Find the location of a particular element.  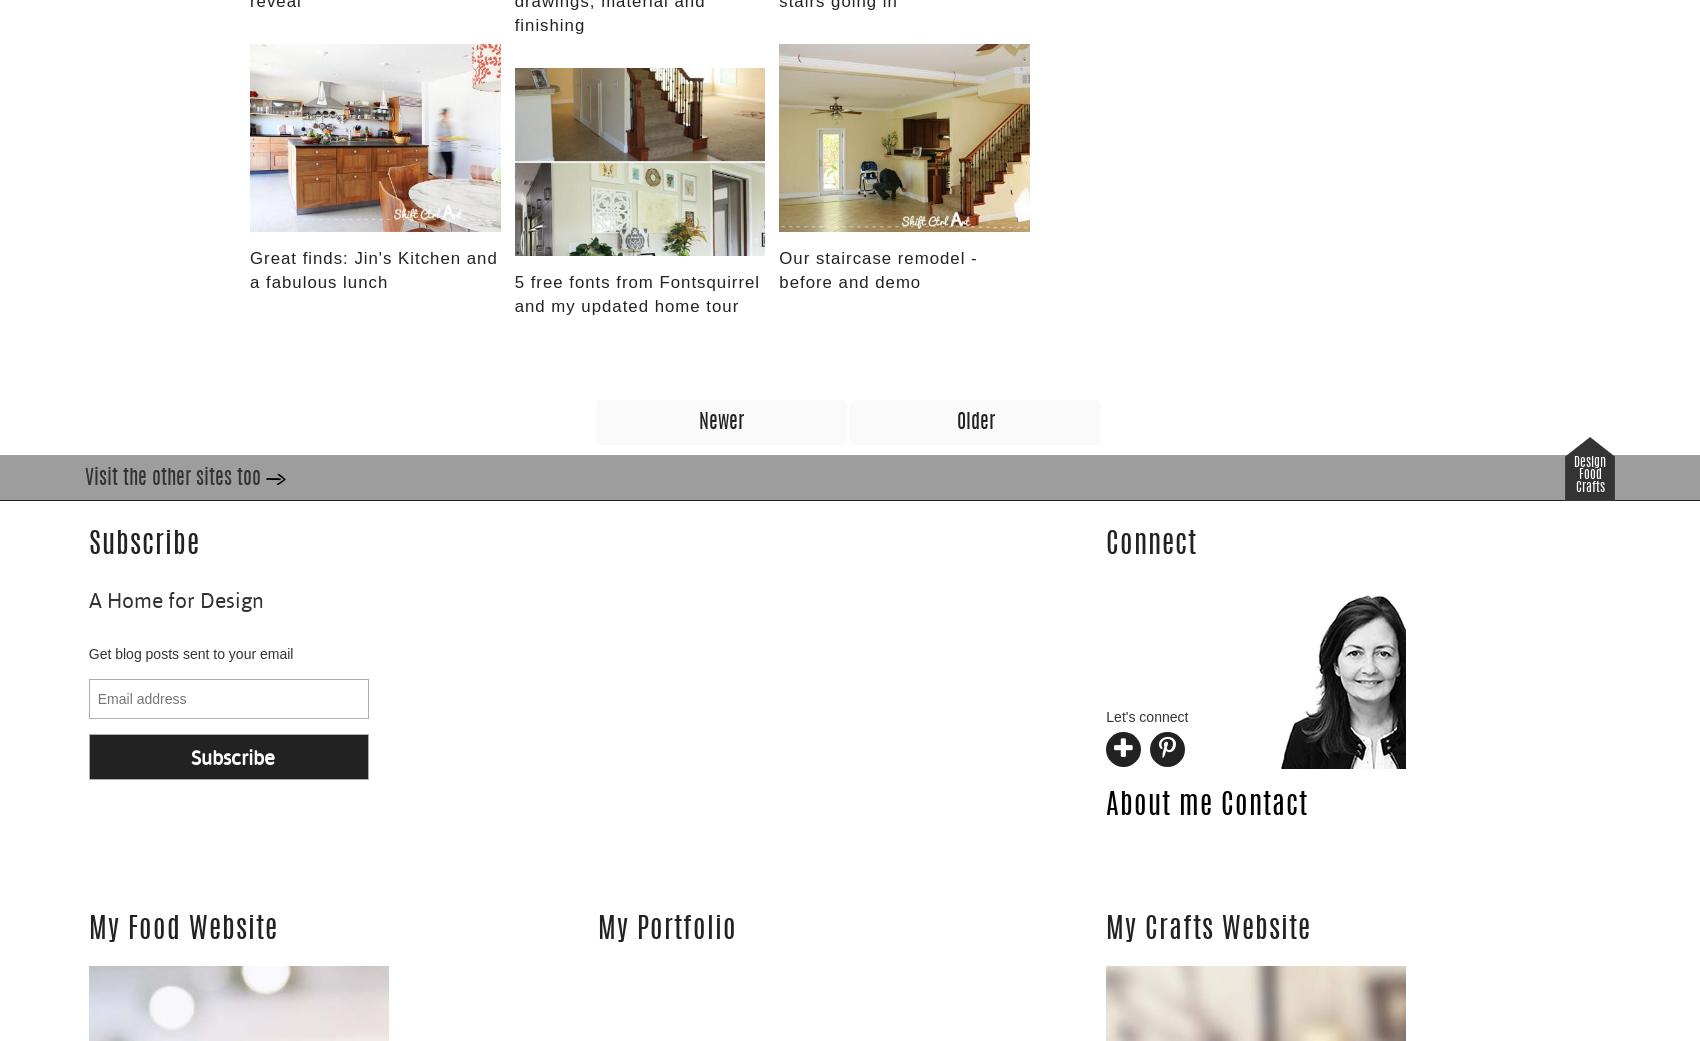

'Newer' is located at coordinates (721, 421).